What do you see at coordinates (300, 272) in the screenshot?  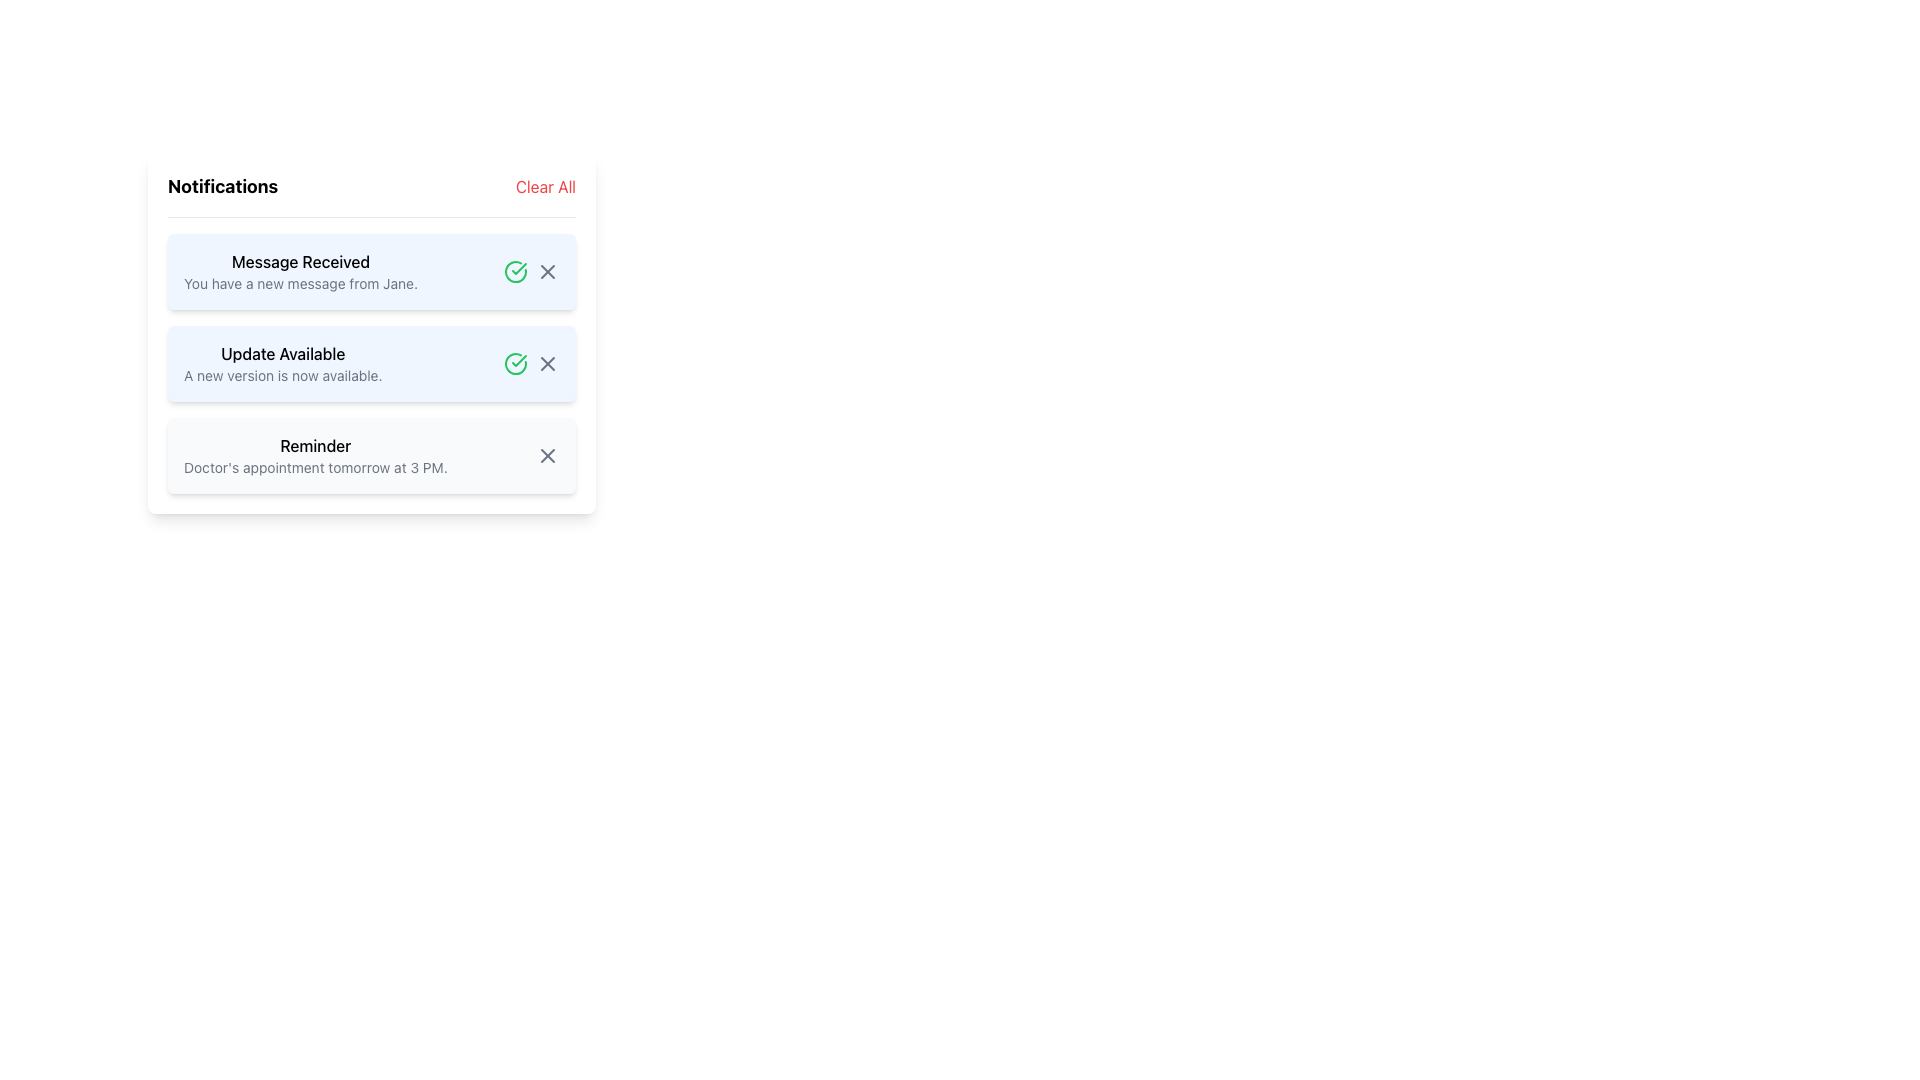 I see `the first notification card in the notifications list` at bounding box center [300, 272].